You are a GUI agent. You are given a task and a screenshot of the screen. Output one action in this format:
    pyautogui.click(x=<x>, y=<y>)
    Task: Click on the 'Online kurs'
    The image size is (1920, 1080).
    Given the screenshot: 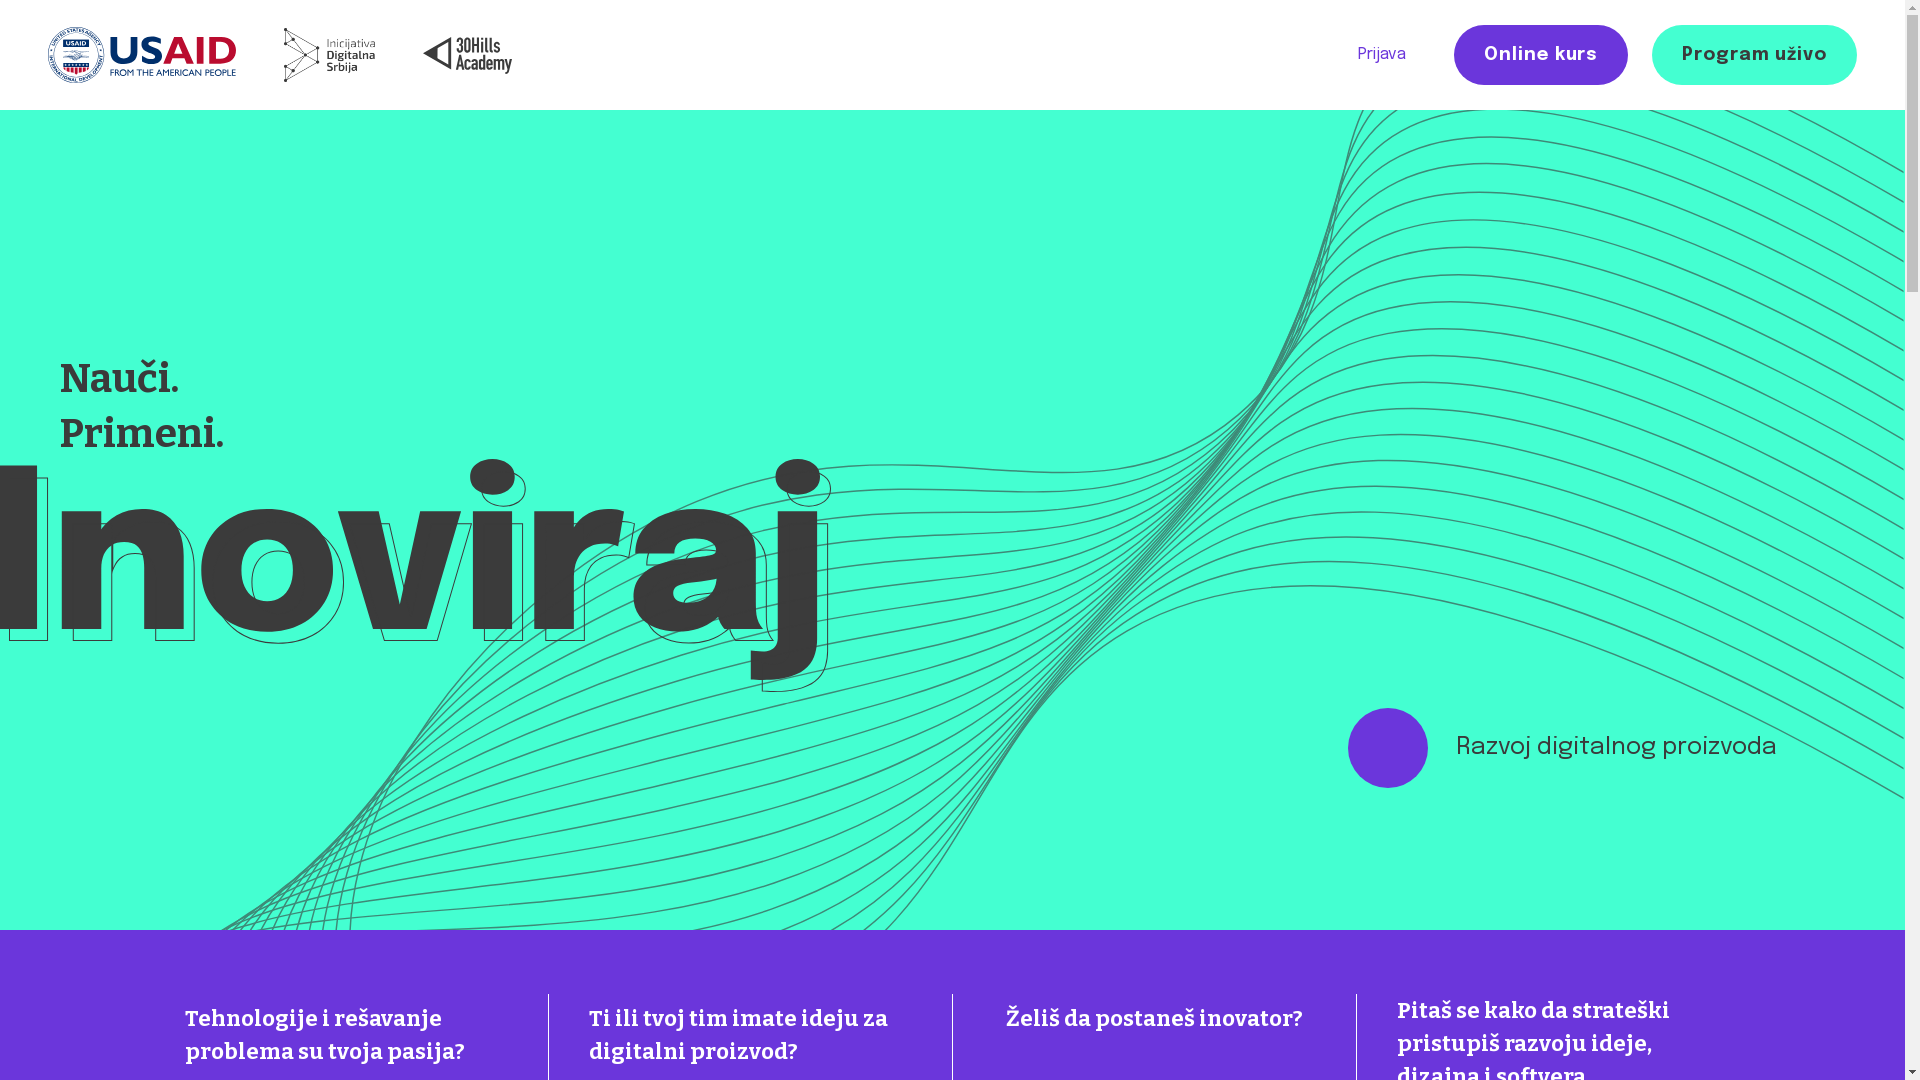 What is the action you would take?
    pyautogui.click(x=1454, y=53)
    